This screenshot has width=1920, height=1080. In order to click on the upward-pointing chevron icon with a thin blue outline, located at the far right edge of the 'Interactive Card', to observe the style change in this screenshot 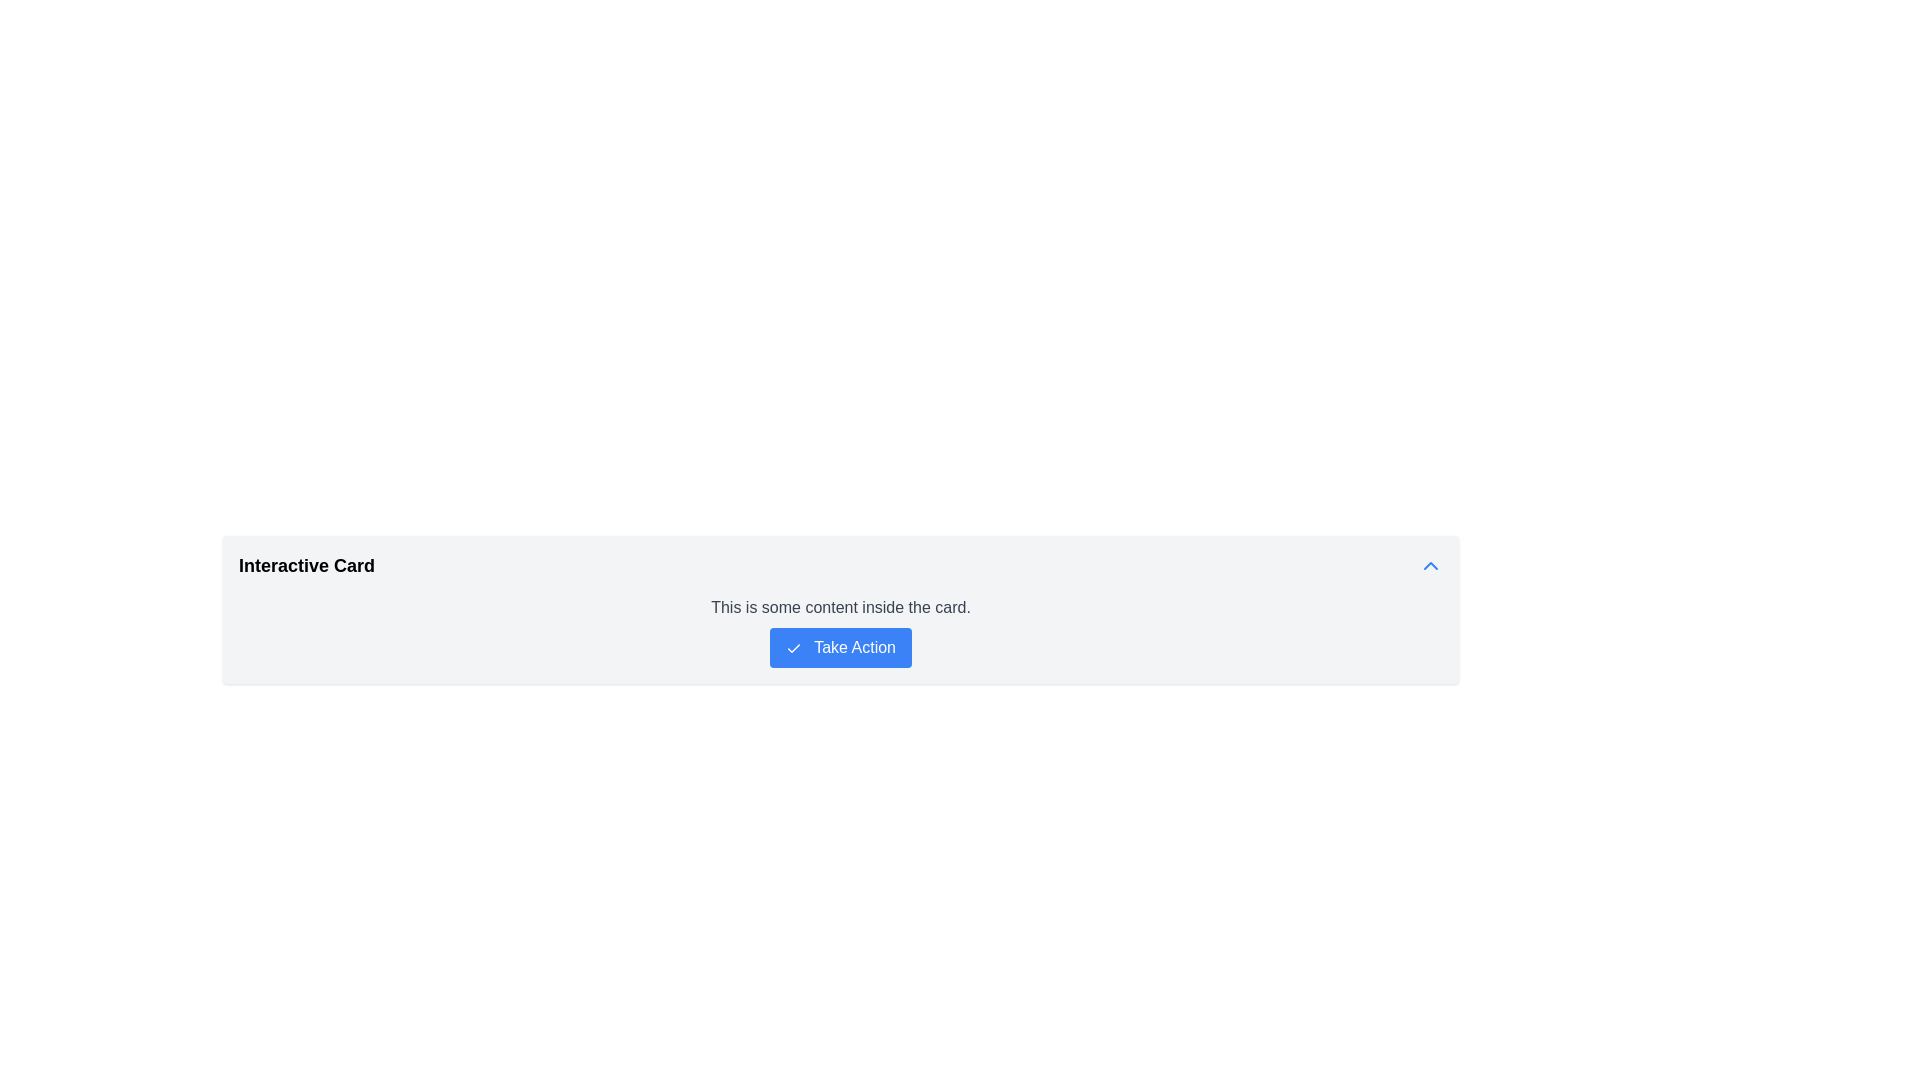, I will do `click(1429, 566)`.